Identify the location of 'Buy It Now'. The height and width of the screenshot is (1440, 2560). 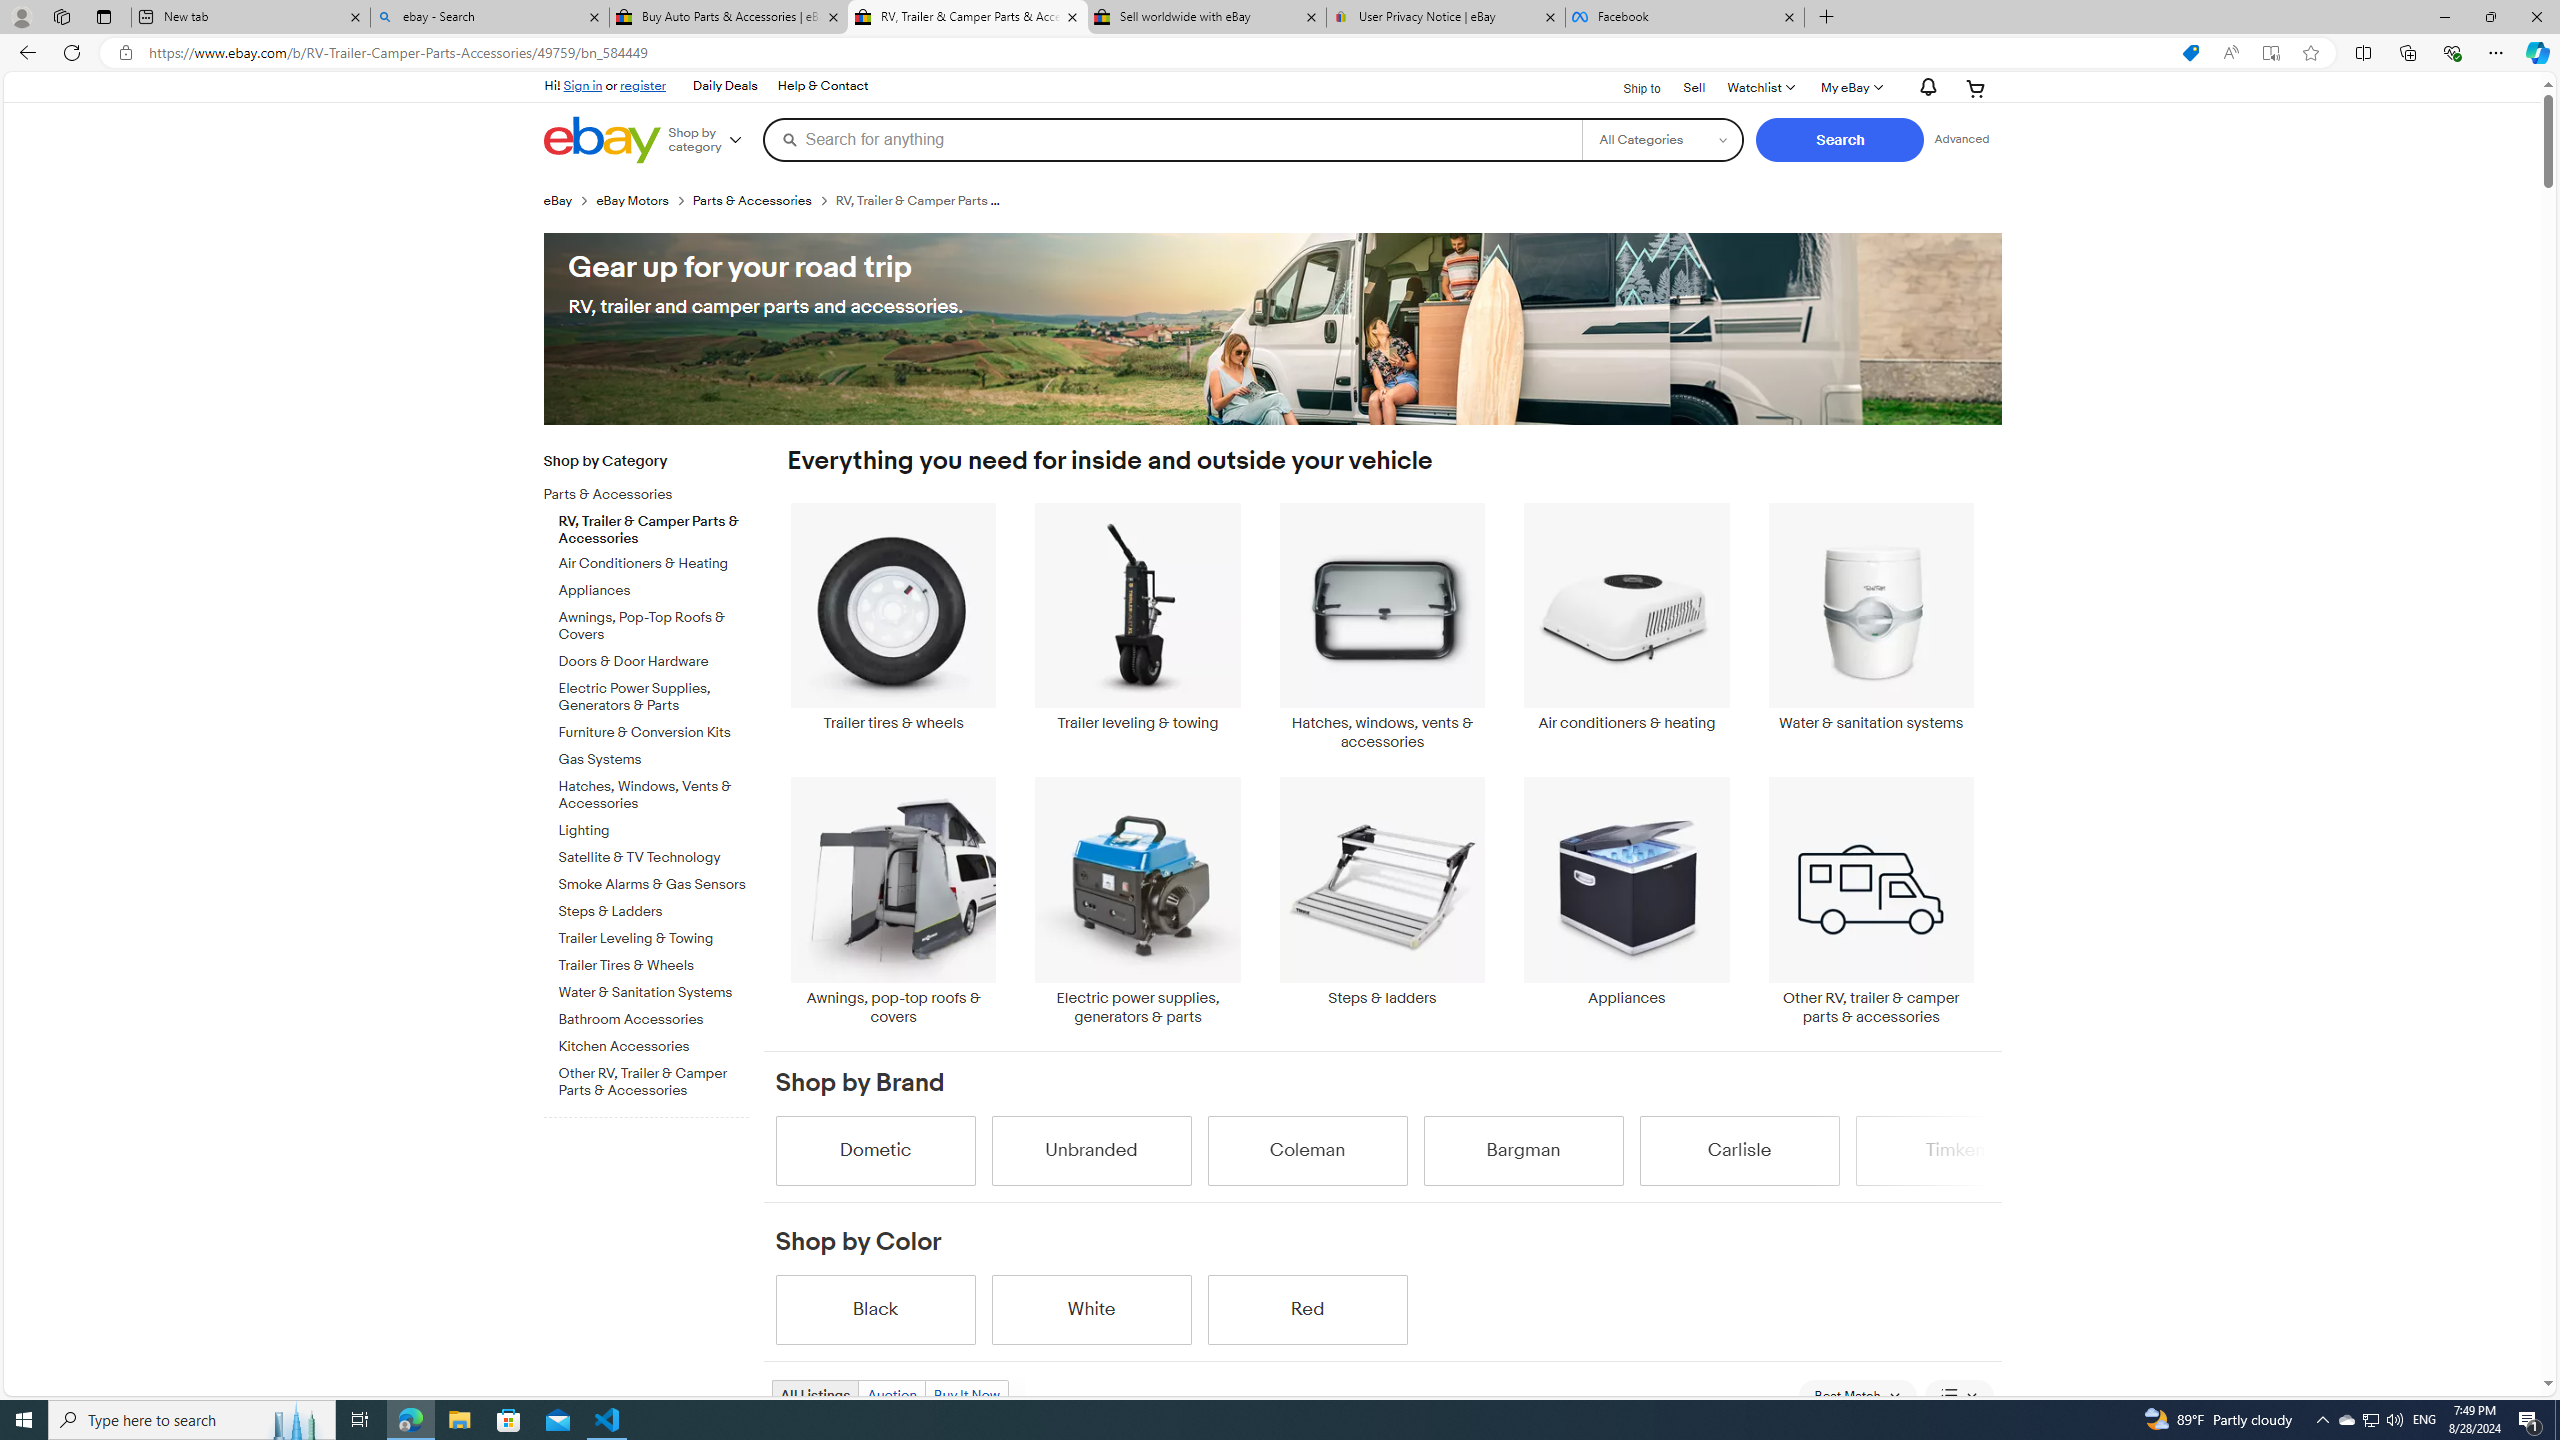
(966, 1394).